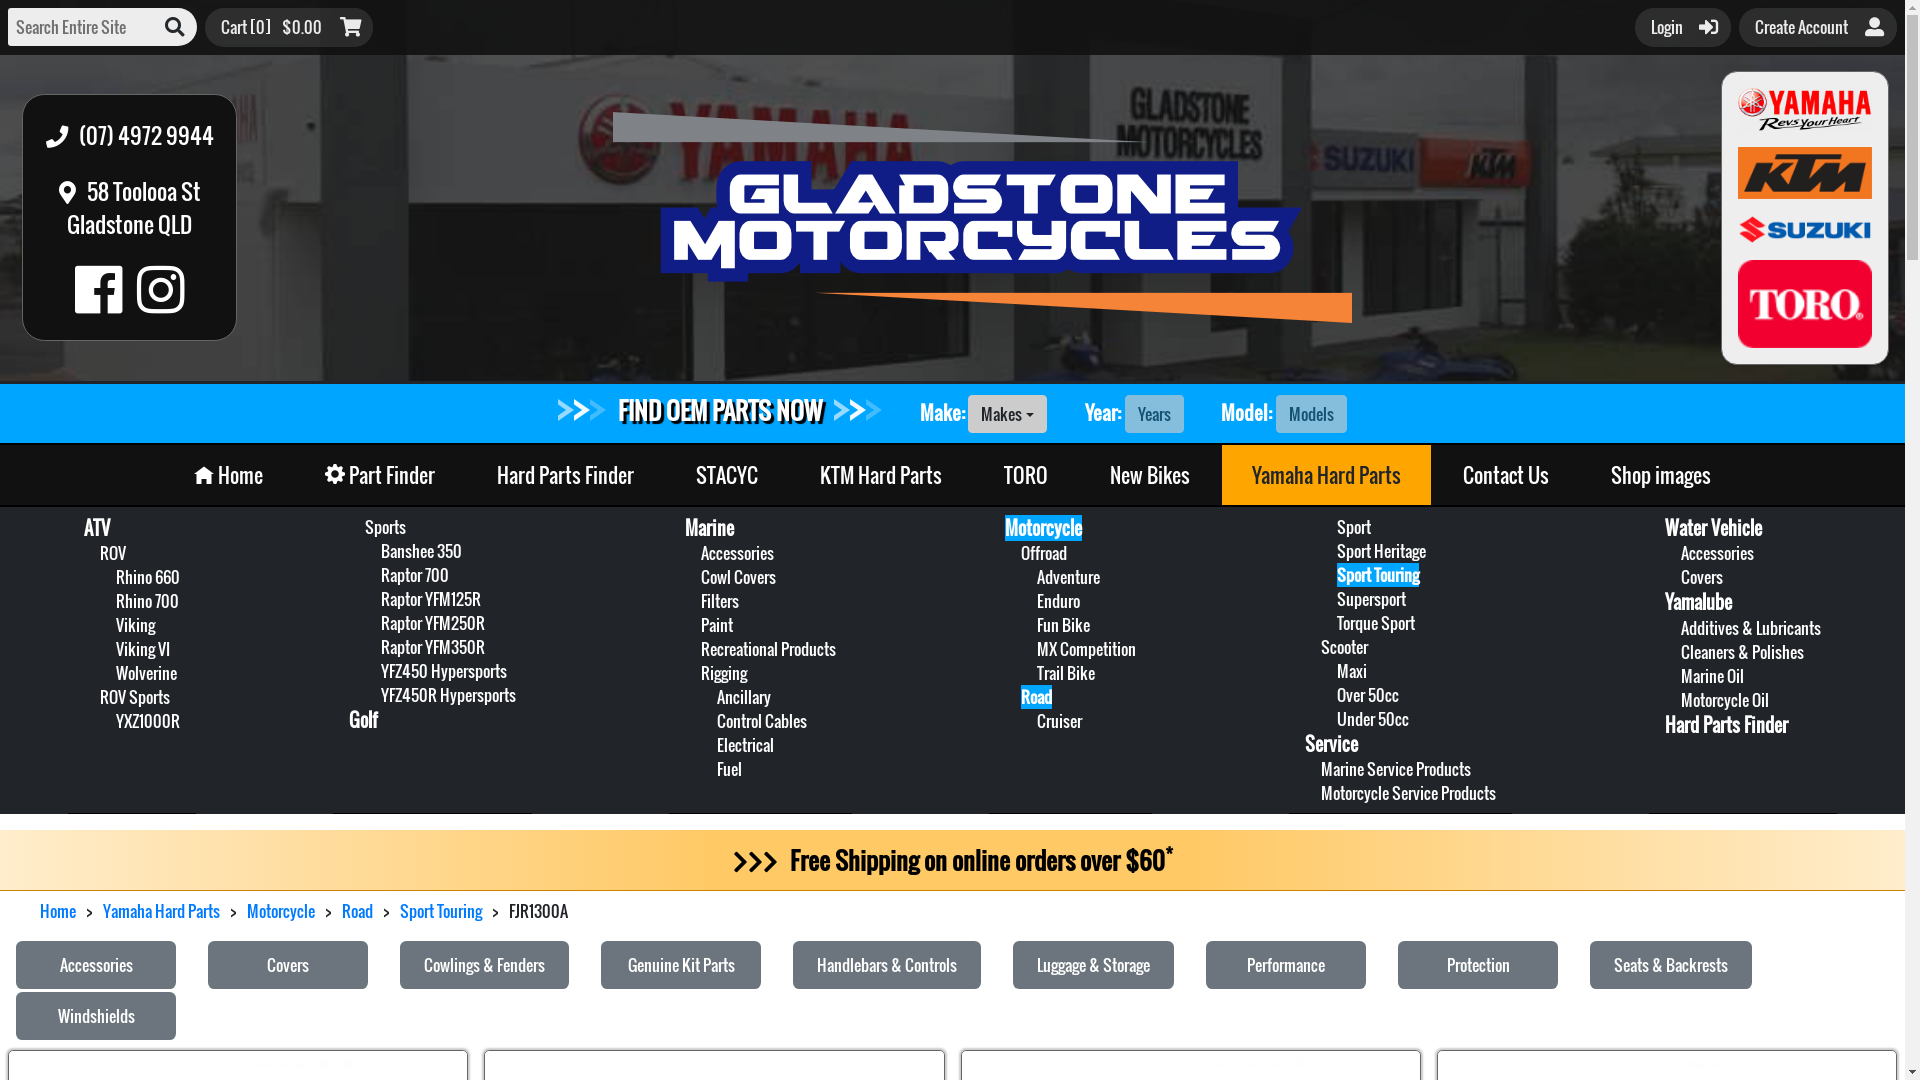  Describe the element at coordinates (1741, 651) in the screenshot. I see `'Cleaners & Polishes'` at that location.